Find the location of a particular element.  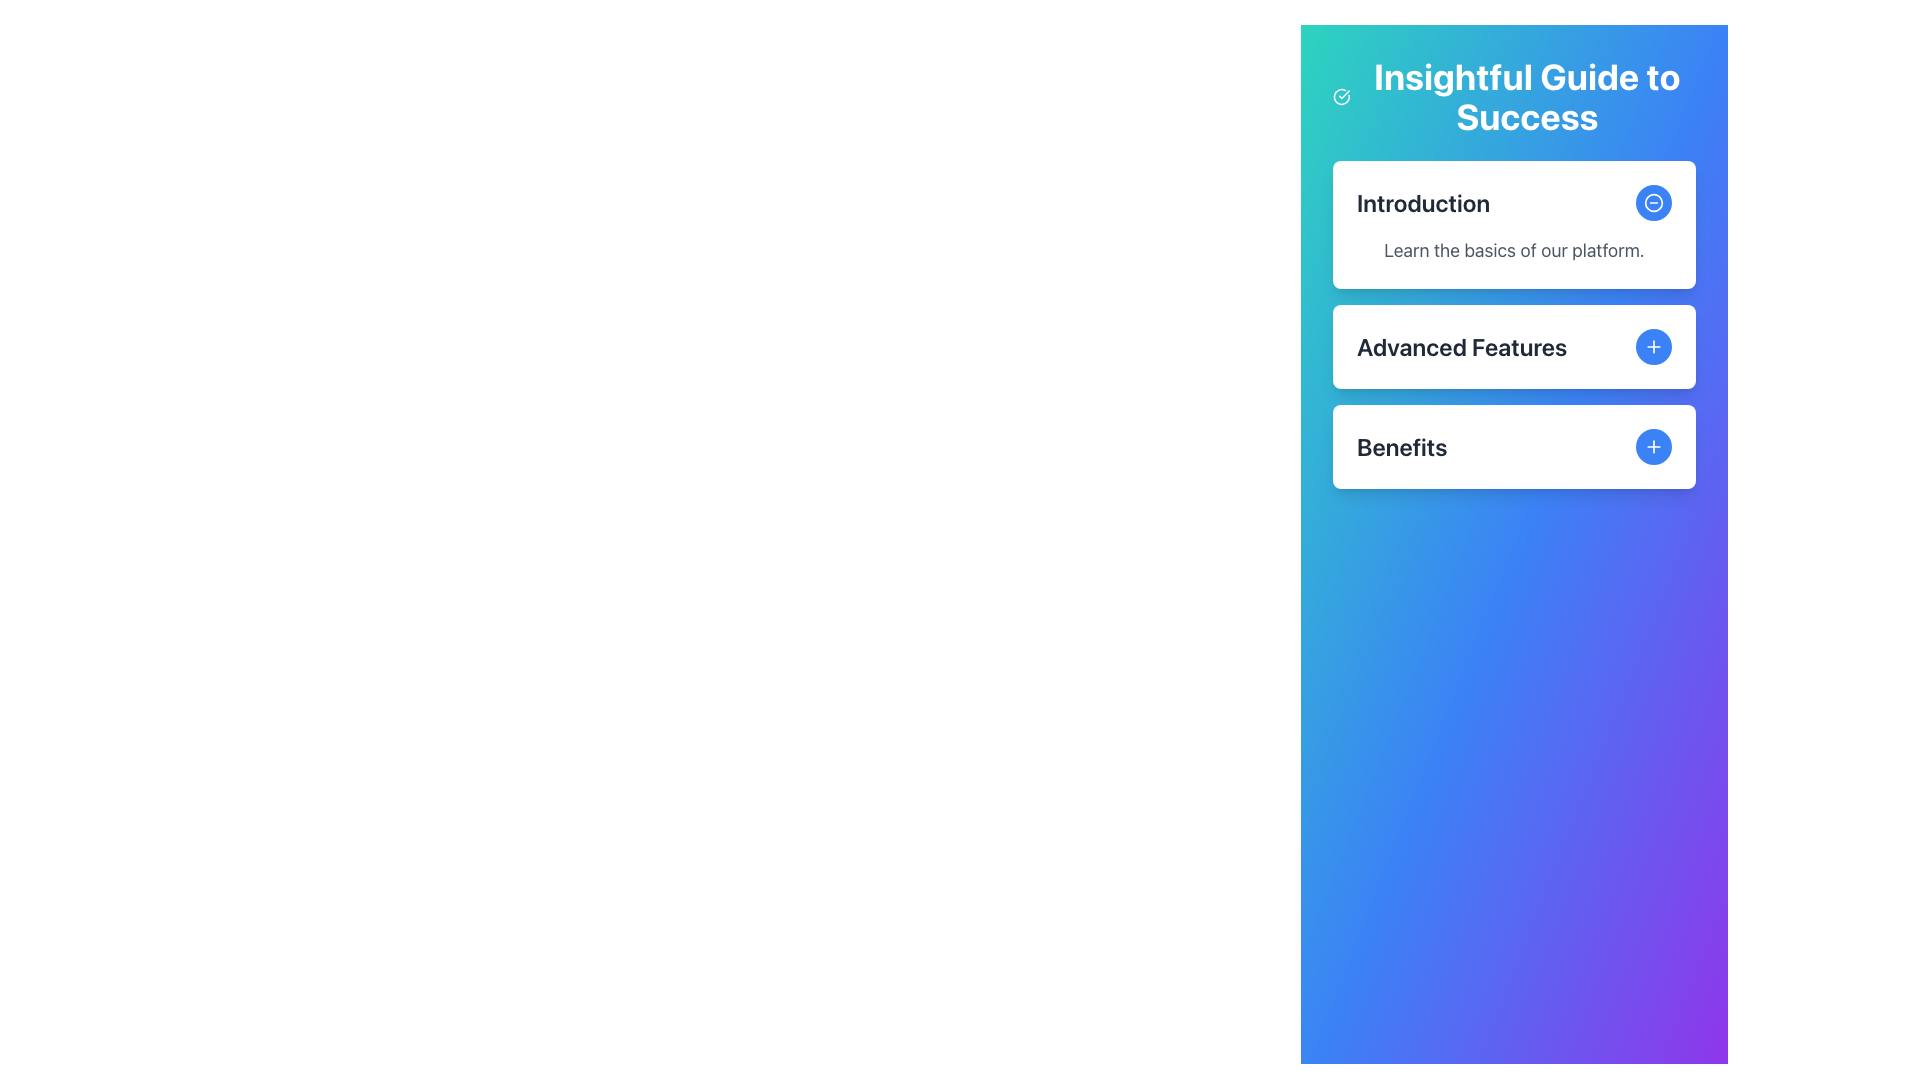

the confirmation icon located at the top-left corner of the card containing the header 'Insightful Guide to Success' is located at coordinates (1341, 96).